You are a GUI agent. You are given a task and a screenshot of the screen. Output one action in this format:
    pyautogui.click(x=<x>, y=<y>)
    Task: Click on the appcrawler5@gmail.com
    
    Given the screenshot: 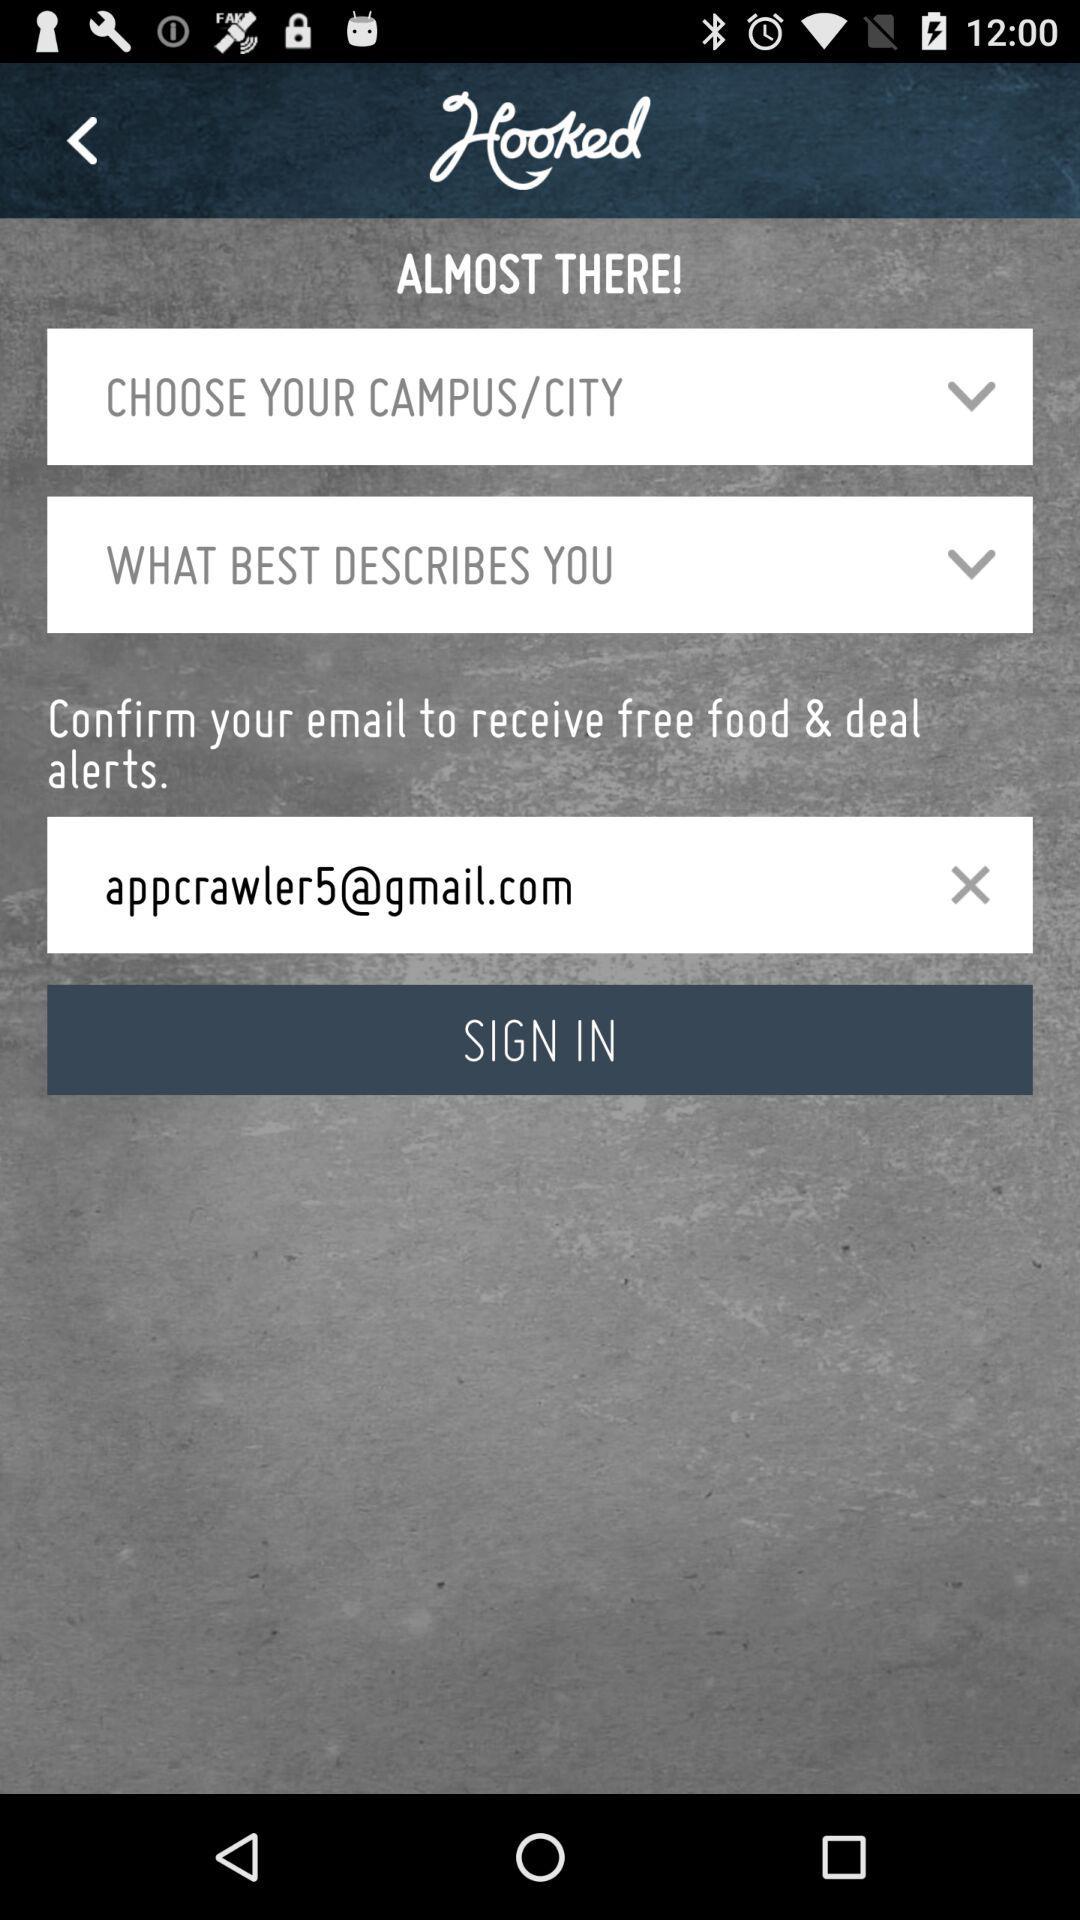 What is the action you would take?
    pyautogui.click(x=493, y=883)
    